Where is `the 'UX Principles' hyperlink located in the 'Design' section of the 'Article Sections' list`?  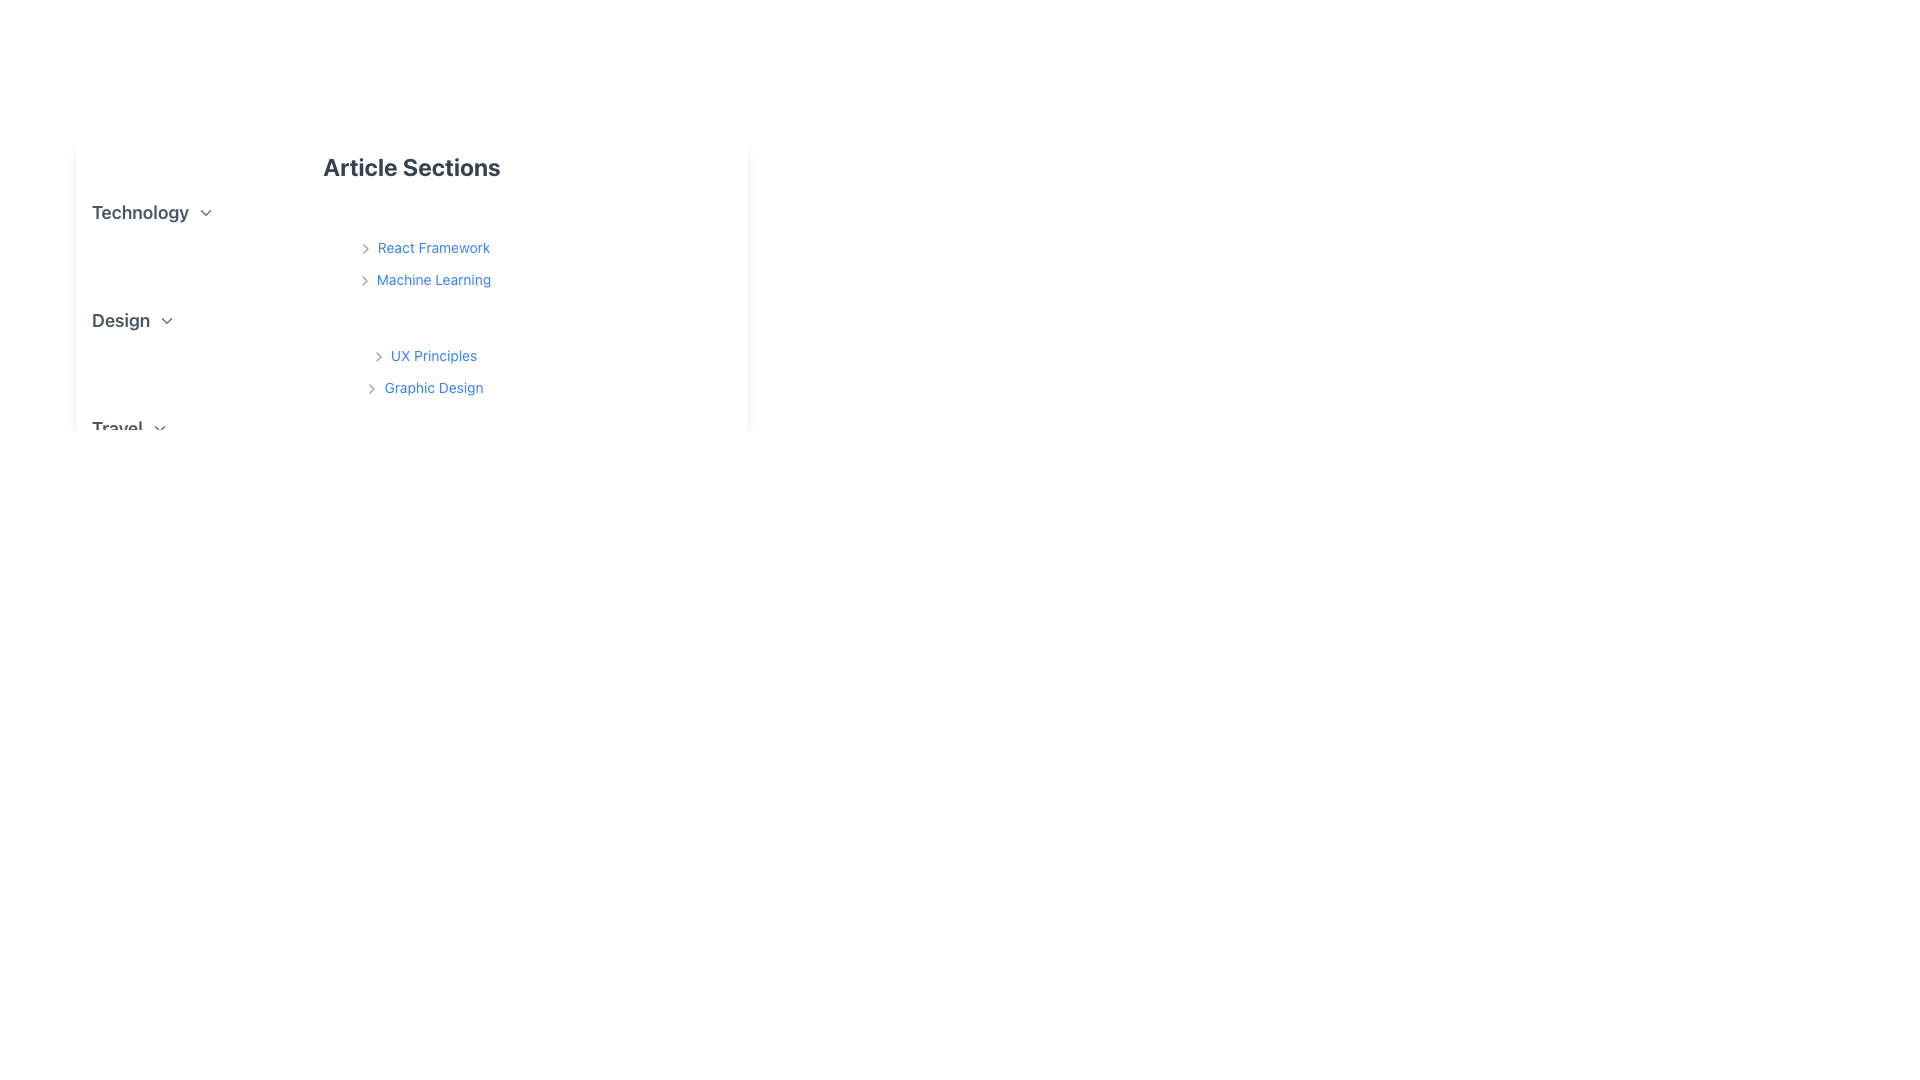 the 'UX Principles' hyperlink located in the 'Design' section of the 'Article Sections' list is located at coordinates (422, 354).